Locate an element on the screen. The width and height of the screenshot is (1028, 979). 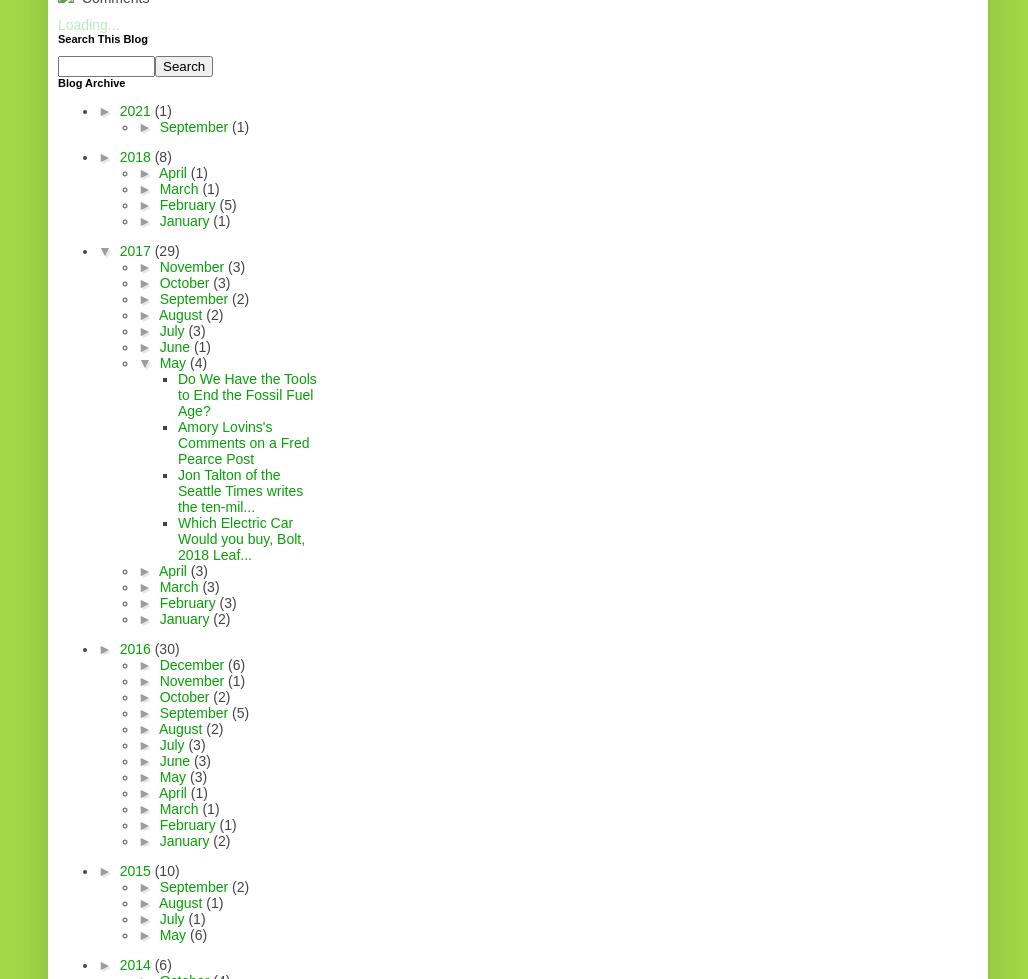
'2021' is located at coordinates (136, 111).